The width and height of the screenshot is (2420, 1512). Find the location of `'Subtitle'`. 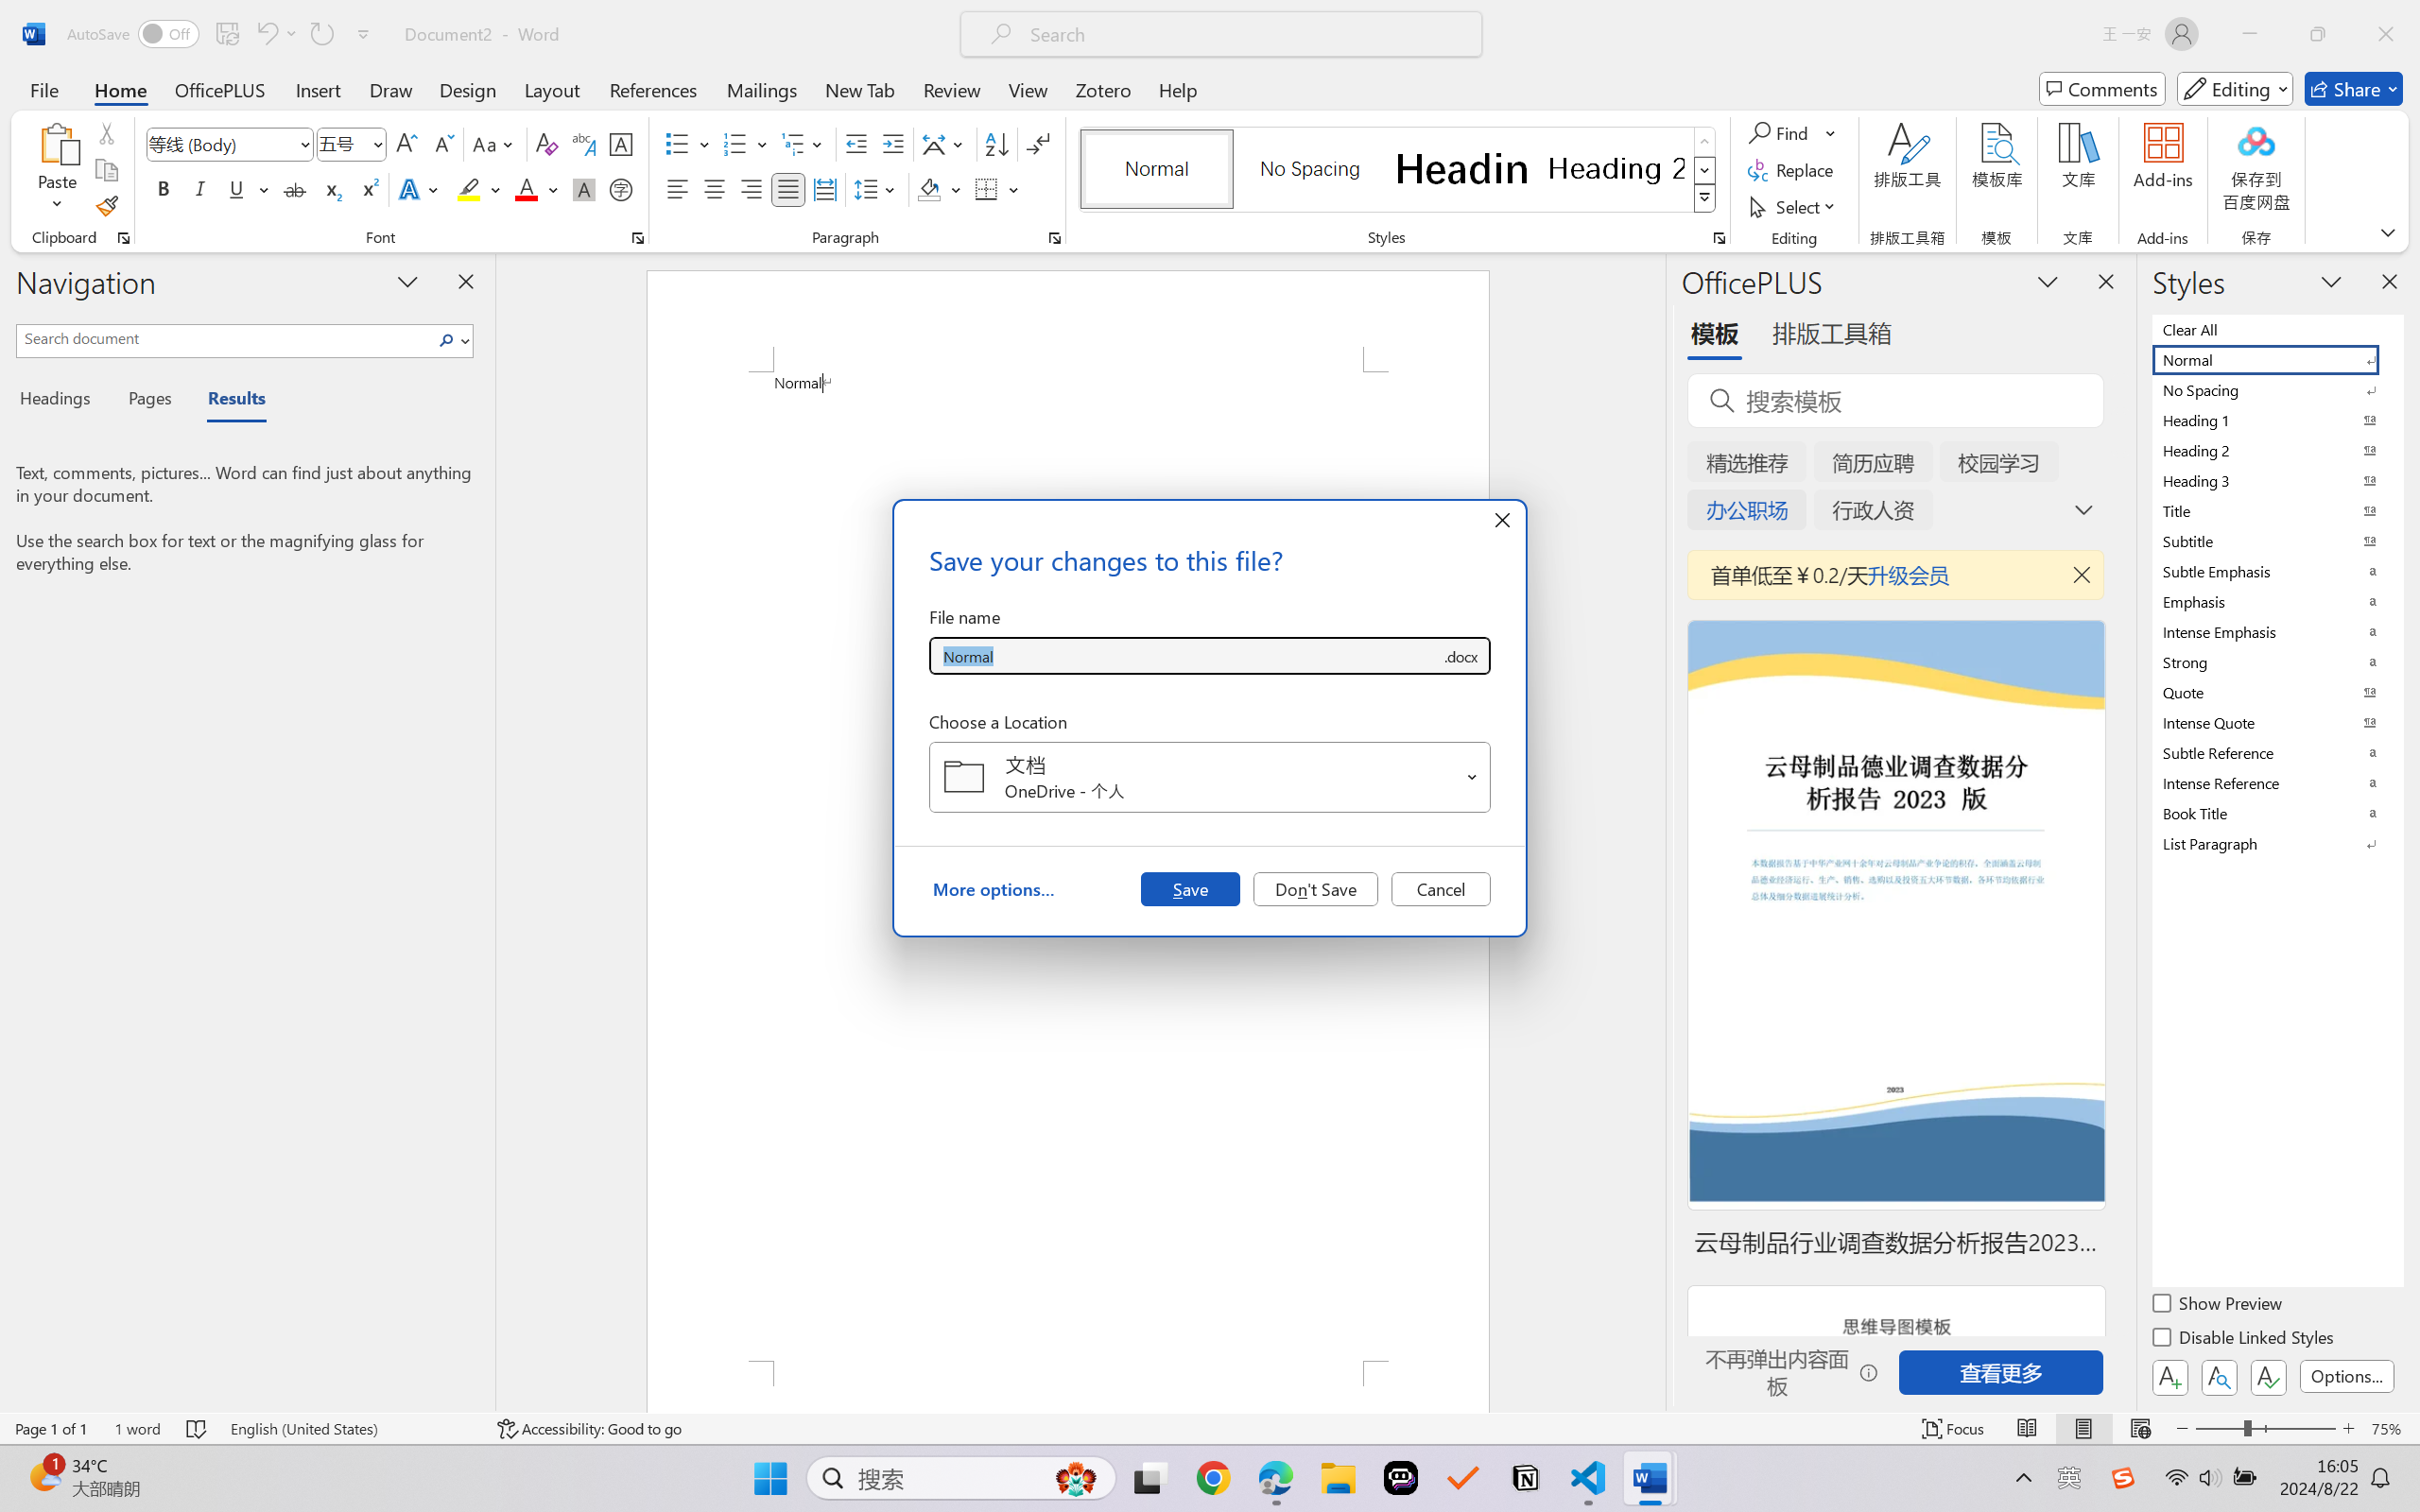

'Subtitle' is located at coordinates (2275, 540).